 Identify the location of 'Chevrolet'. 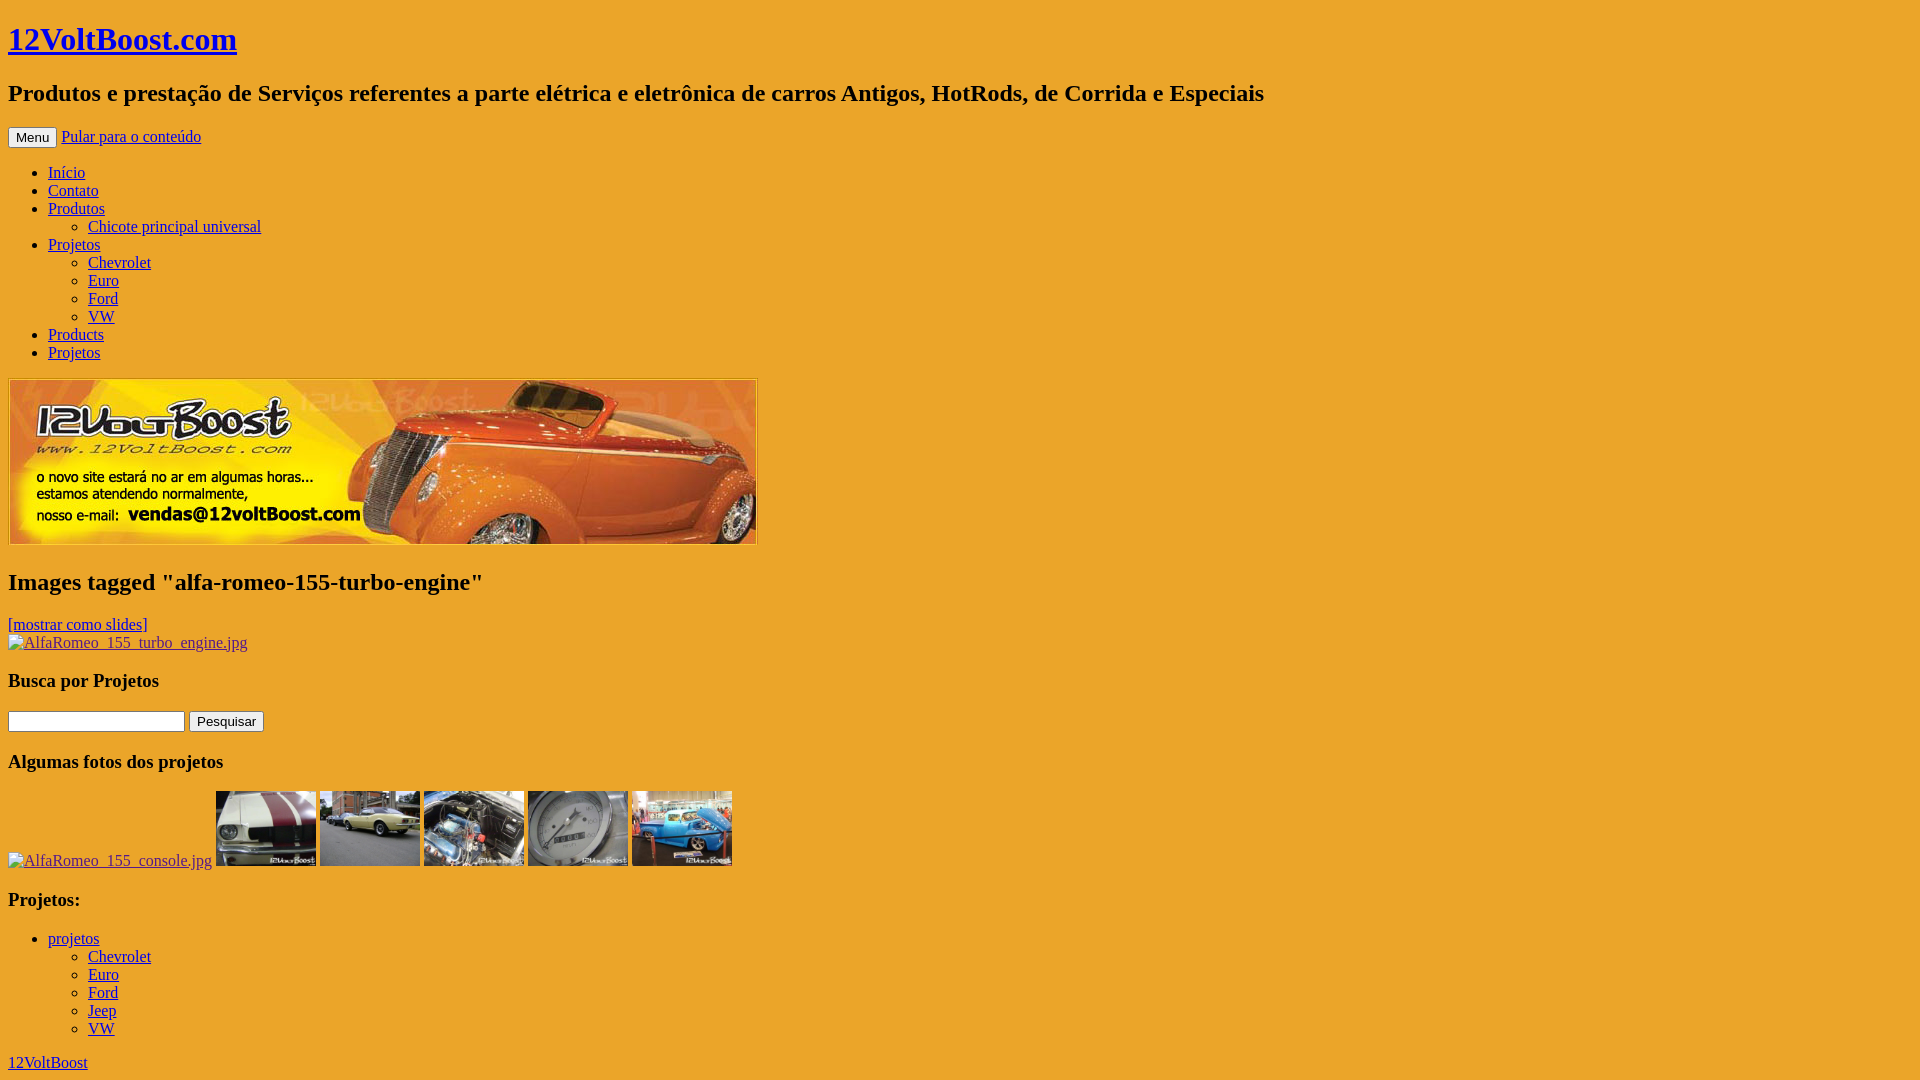
(118, 955).